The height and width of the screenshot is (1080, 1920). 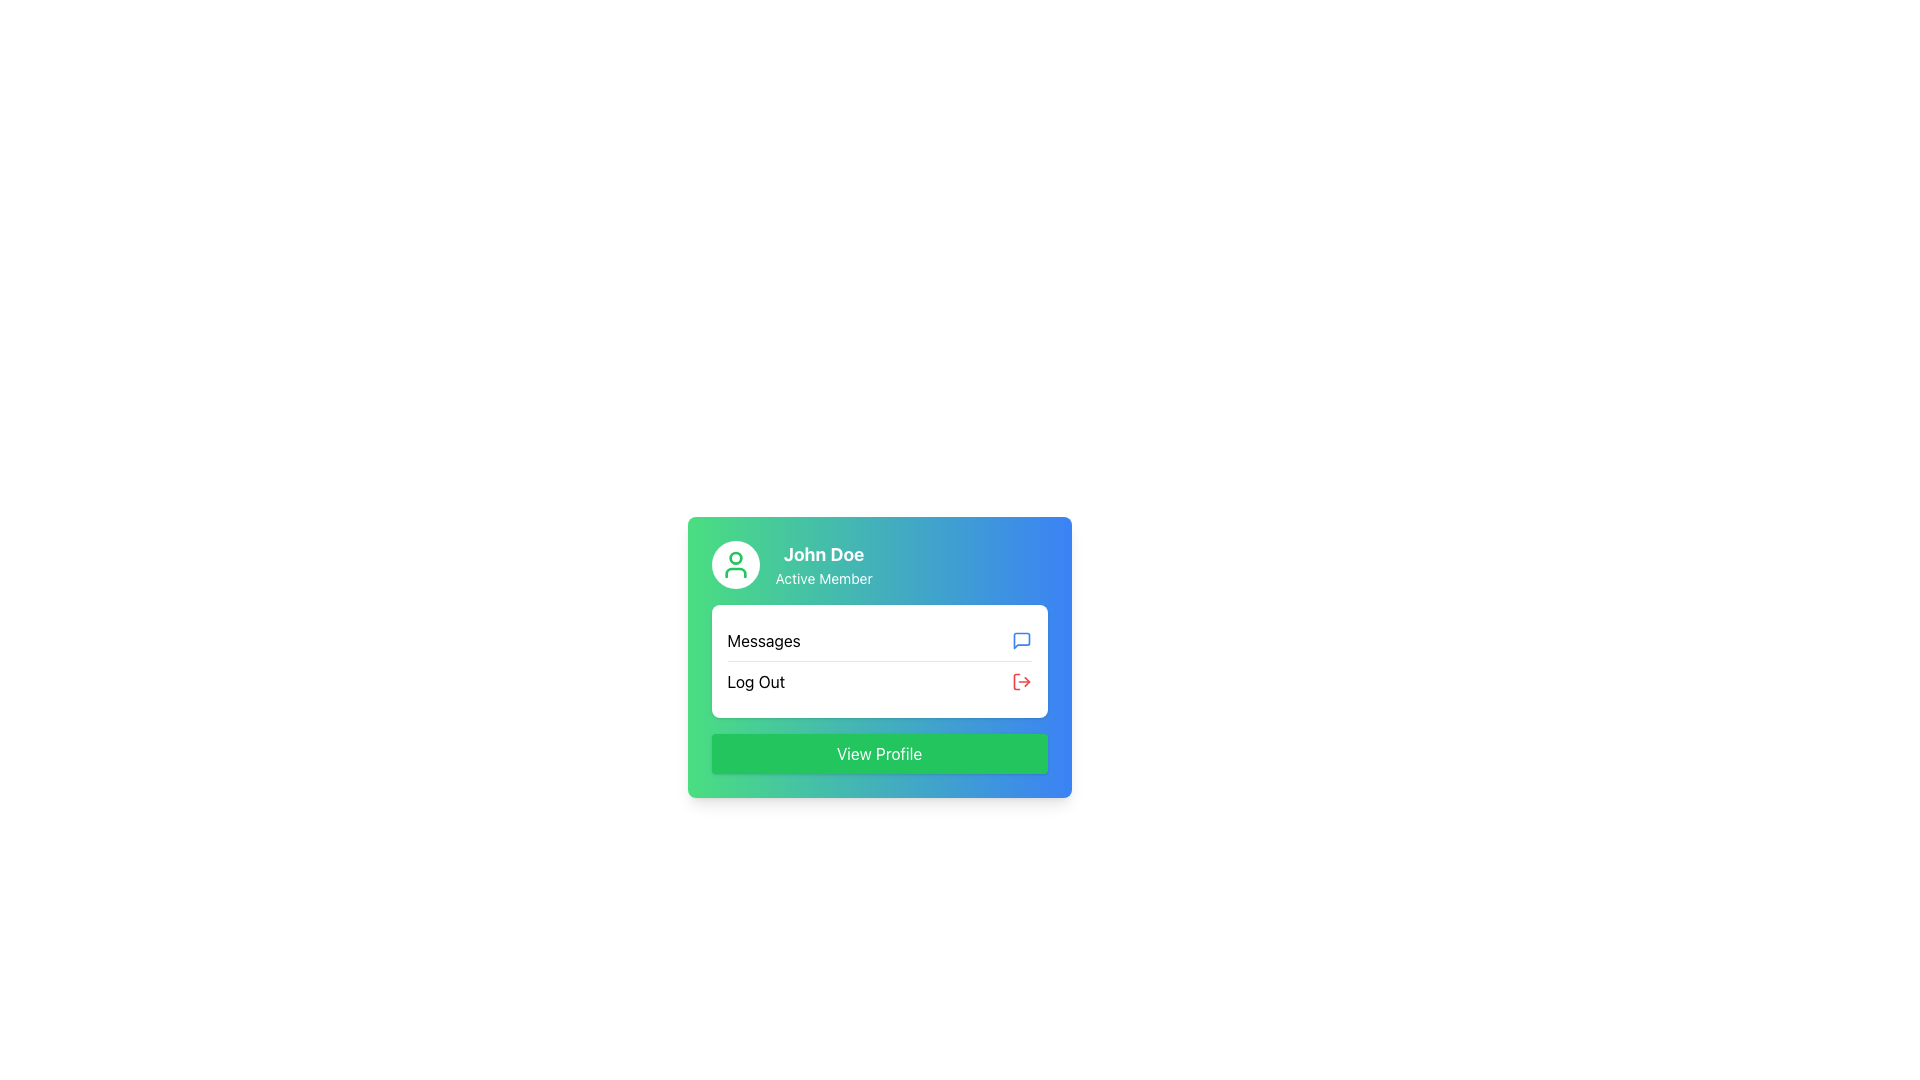 What do you see at coordinates (1021, 681) in the screenshot?
I see `the SVG icon for log-out located on the far right, adjacent to the 'Log Out' text, to initiate the log-out action` at bounding box center [1021, 681].